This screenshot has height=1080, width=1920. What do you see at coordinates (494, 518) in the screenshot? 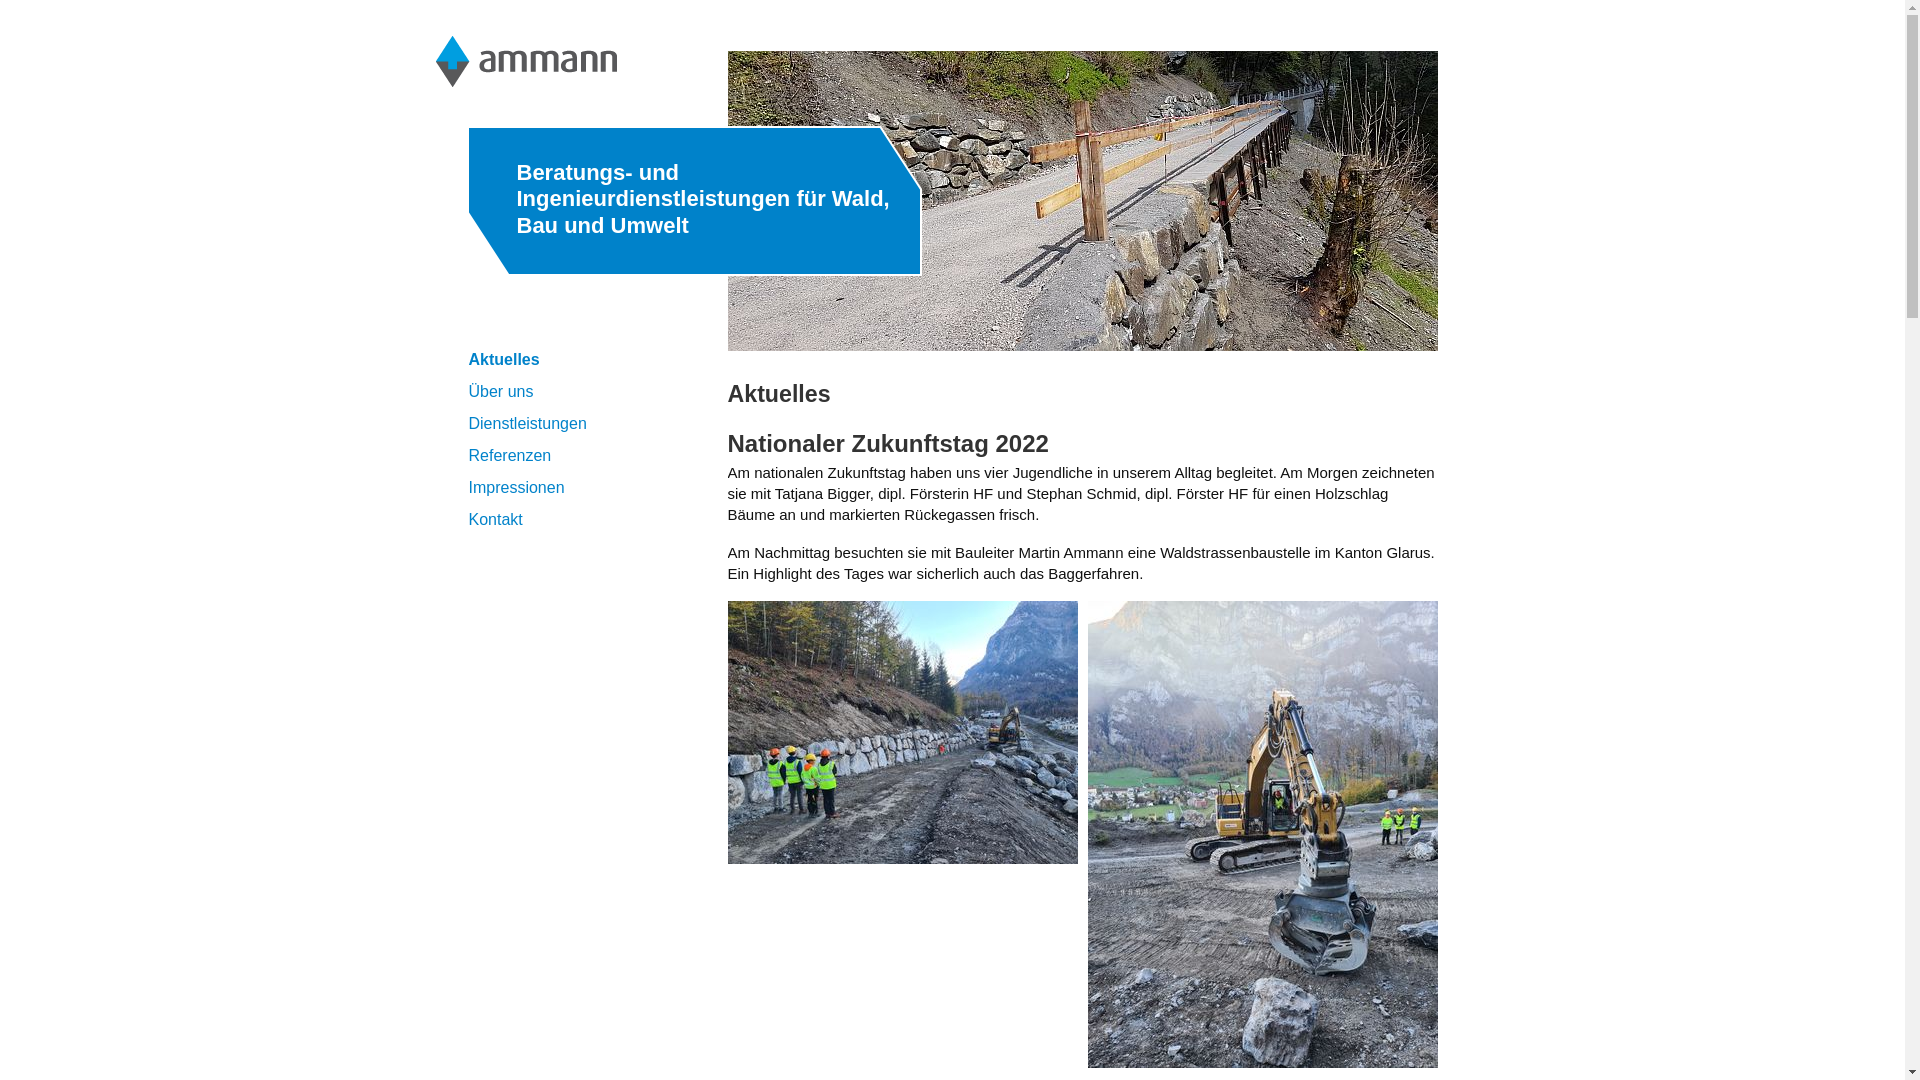
I see `'Kontakt'` at bounding box center [494, 518].